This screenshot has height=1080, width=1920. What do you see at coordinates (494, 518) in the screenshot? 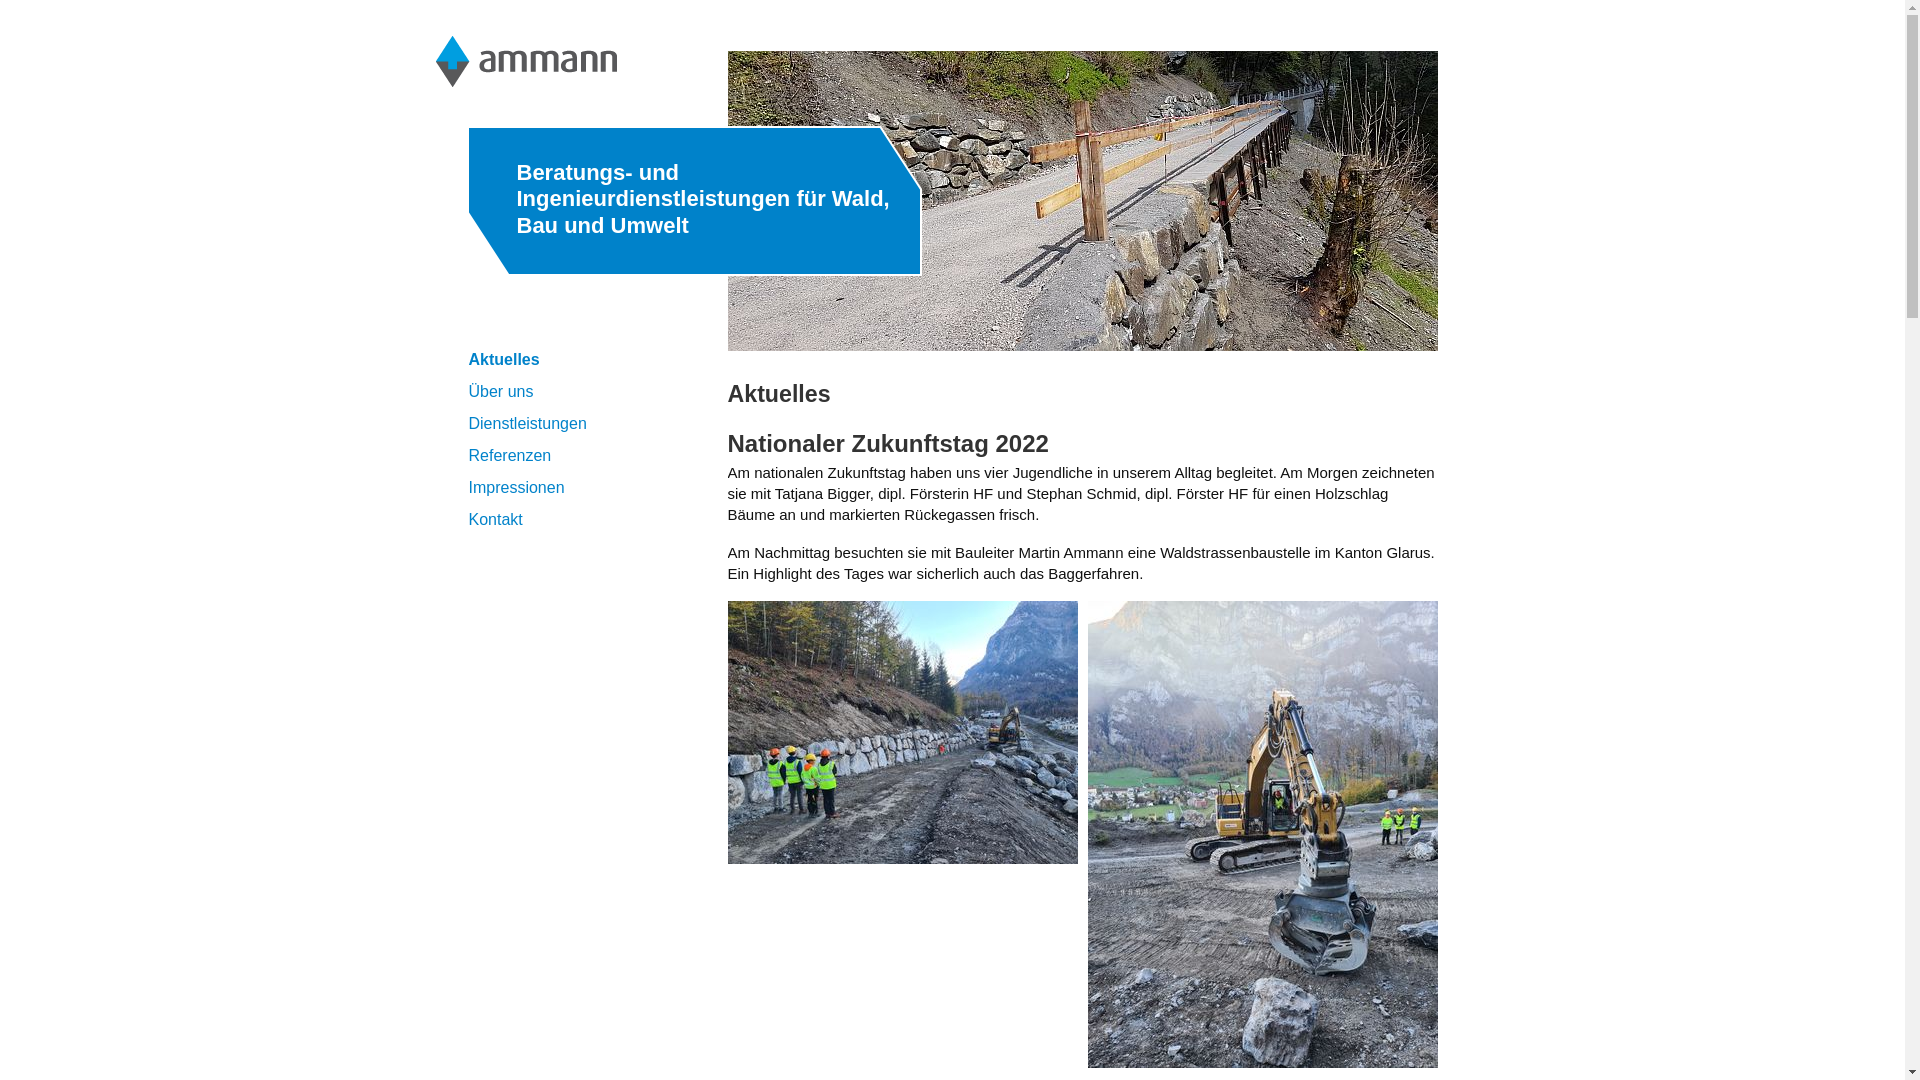
I see `'Kontakt'` at bounding box center [494, 518].